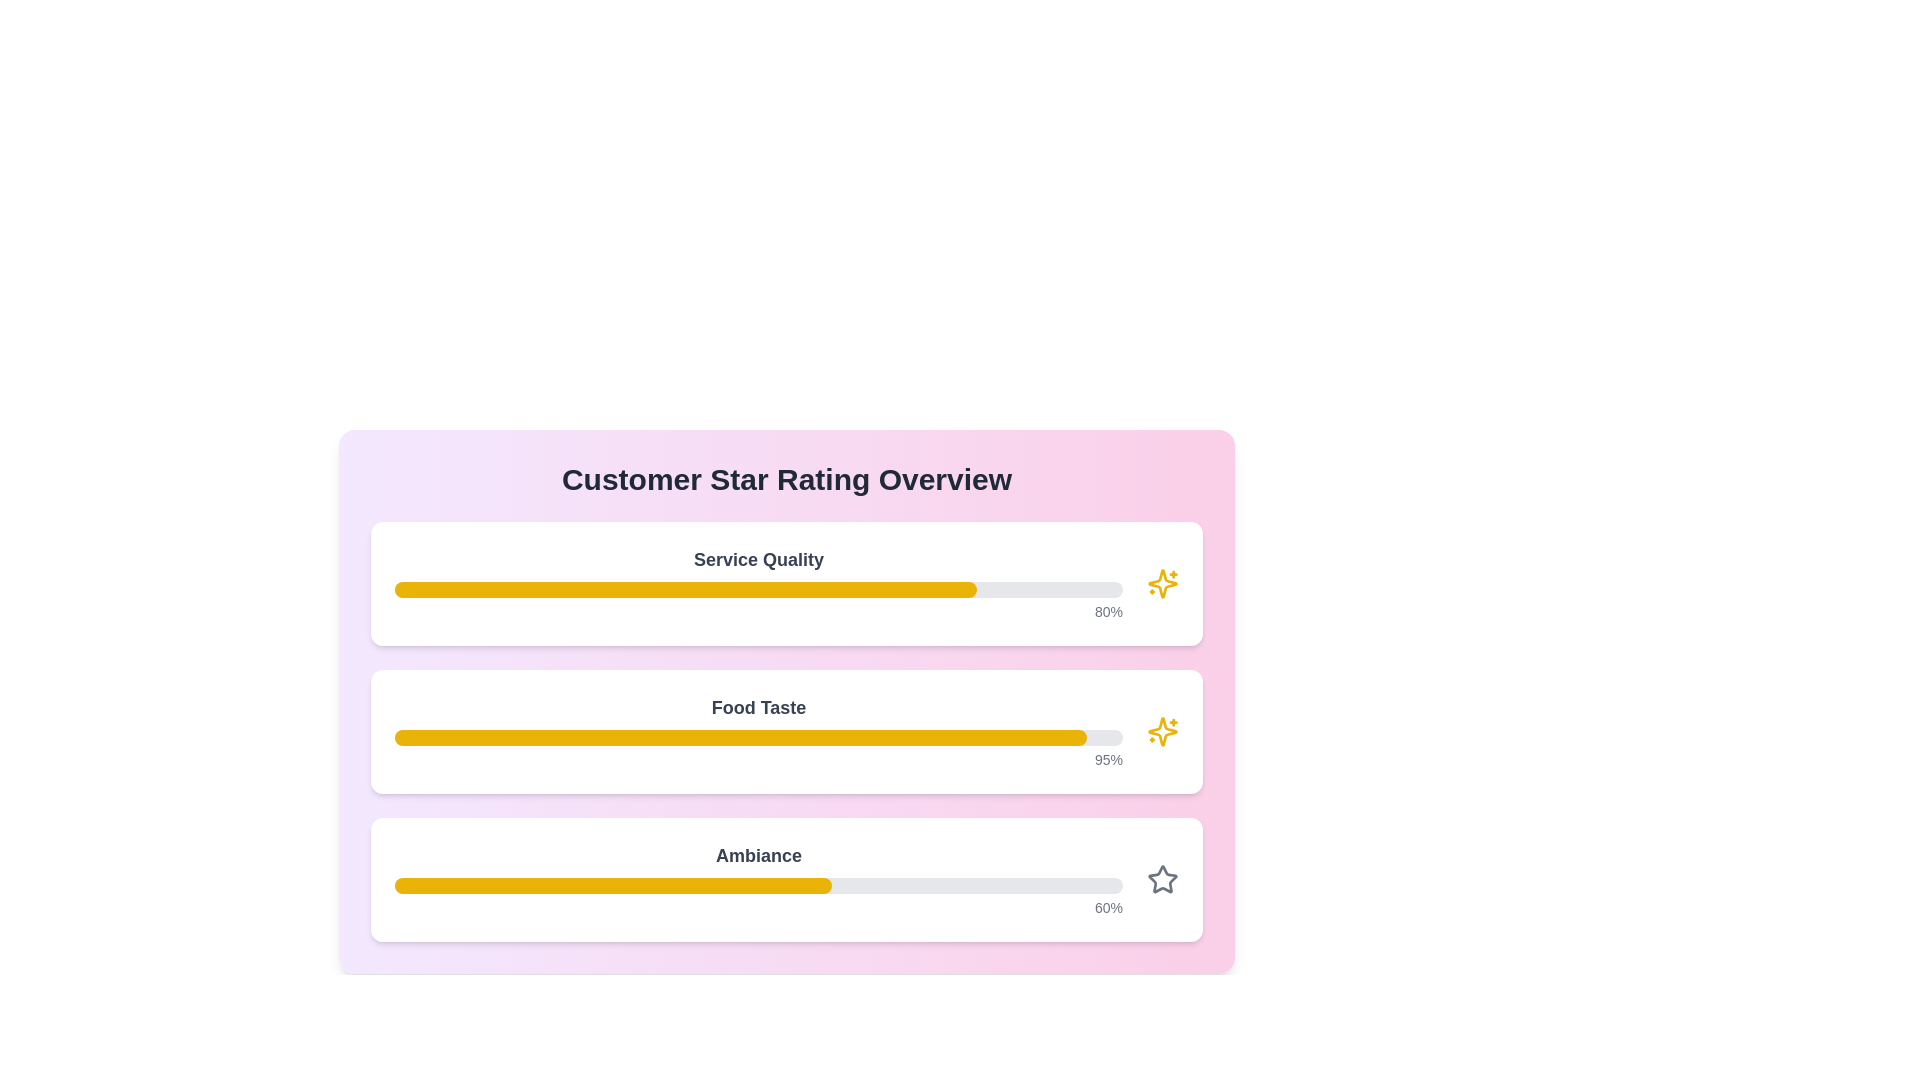 This screenshot has width=1920, height=1080. Describe the element at coordinates (1162, 732) in the screenshot. I see `the visual indicator icon located in the rightmost portion of the 'Food Taste' section, which complements the progress shown below the text '95%'` at that location.